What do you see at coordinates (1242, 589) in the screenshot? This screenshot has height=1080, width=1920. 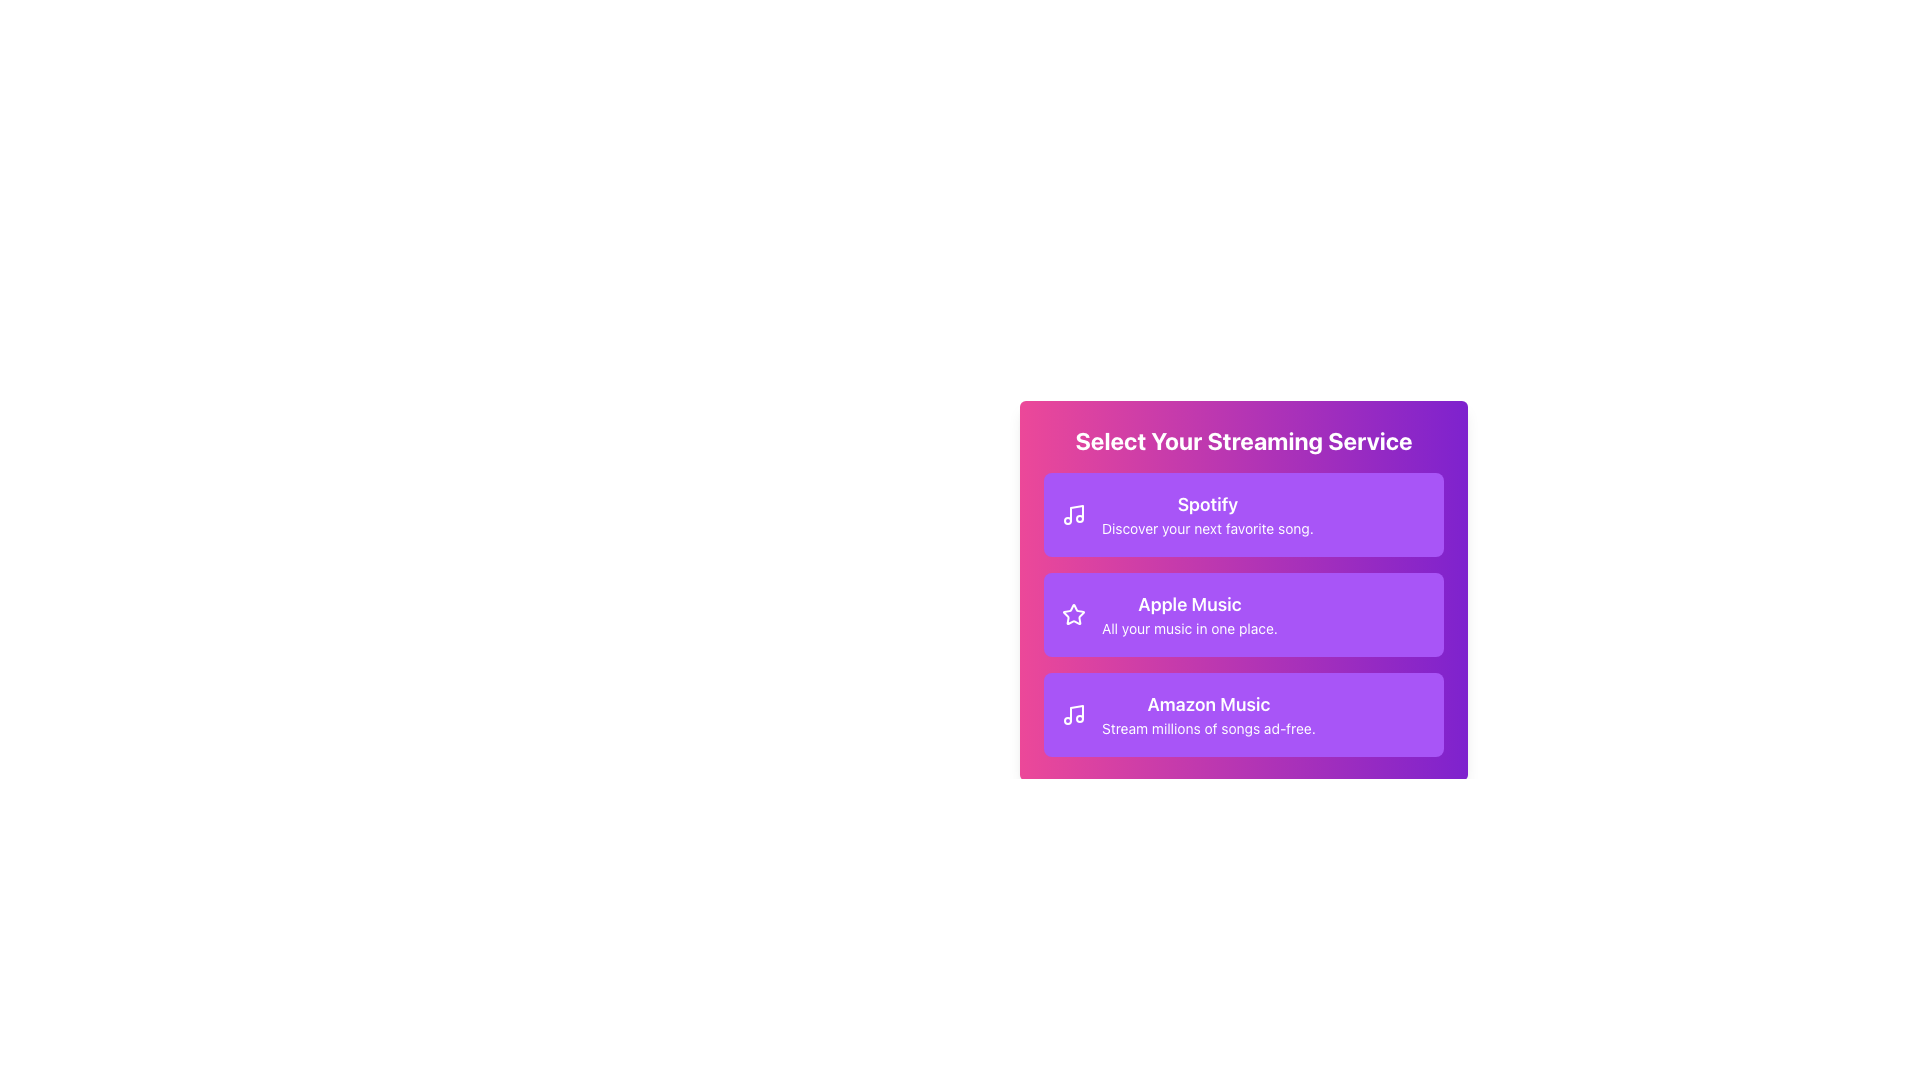 I see `the second option of the Interactive Button titled 'Select Your Streaming Service', which is positioned between 'Spotify' and 'Amazon Music'` at bounding box center [1242, 589].